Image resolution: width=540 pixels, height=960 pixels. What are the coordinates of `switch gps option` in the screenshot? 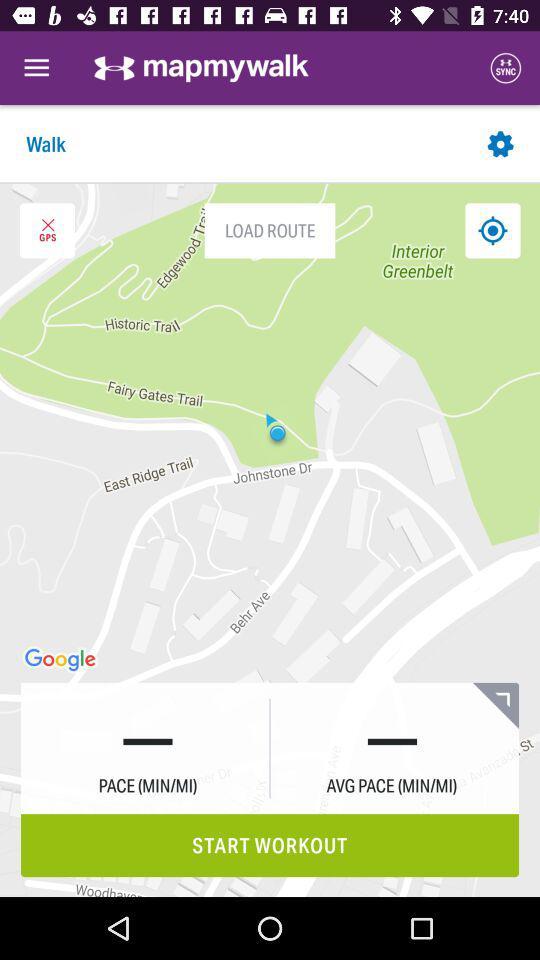 It's located at (47, 230).